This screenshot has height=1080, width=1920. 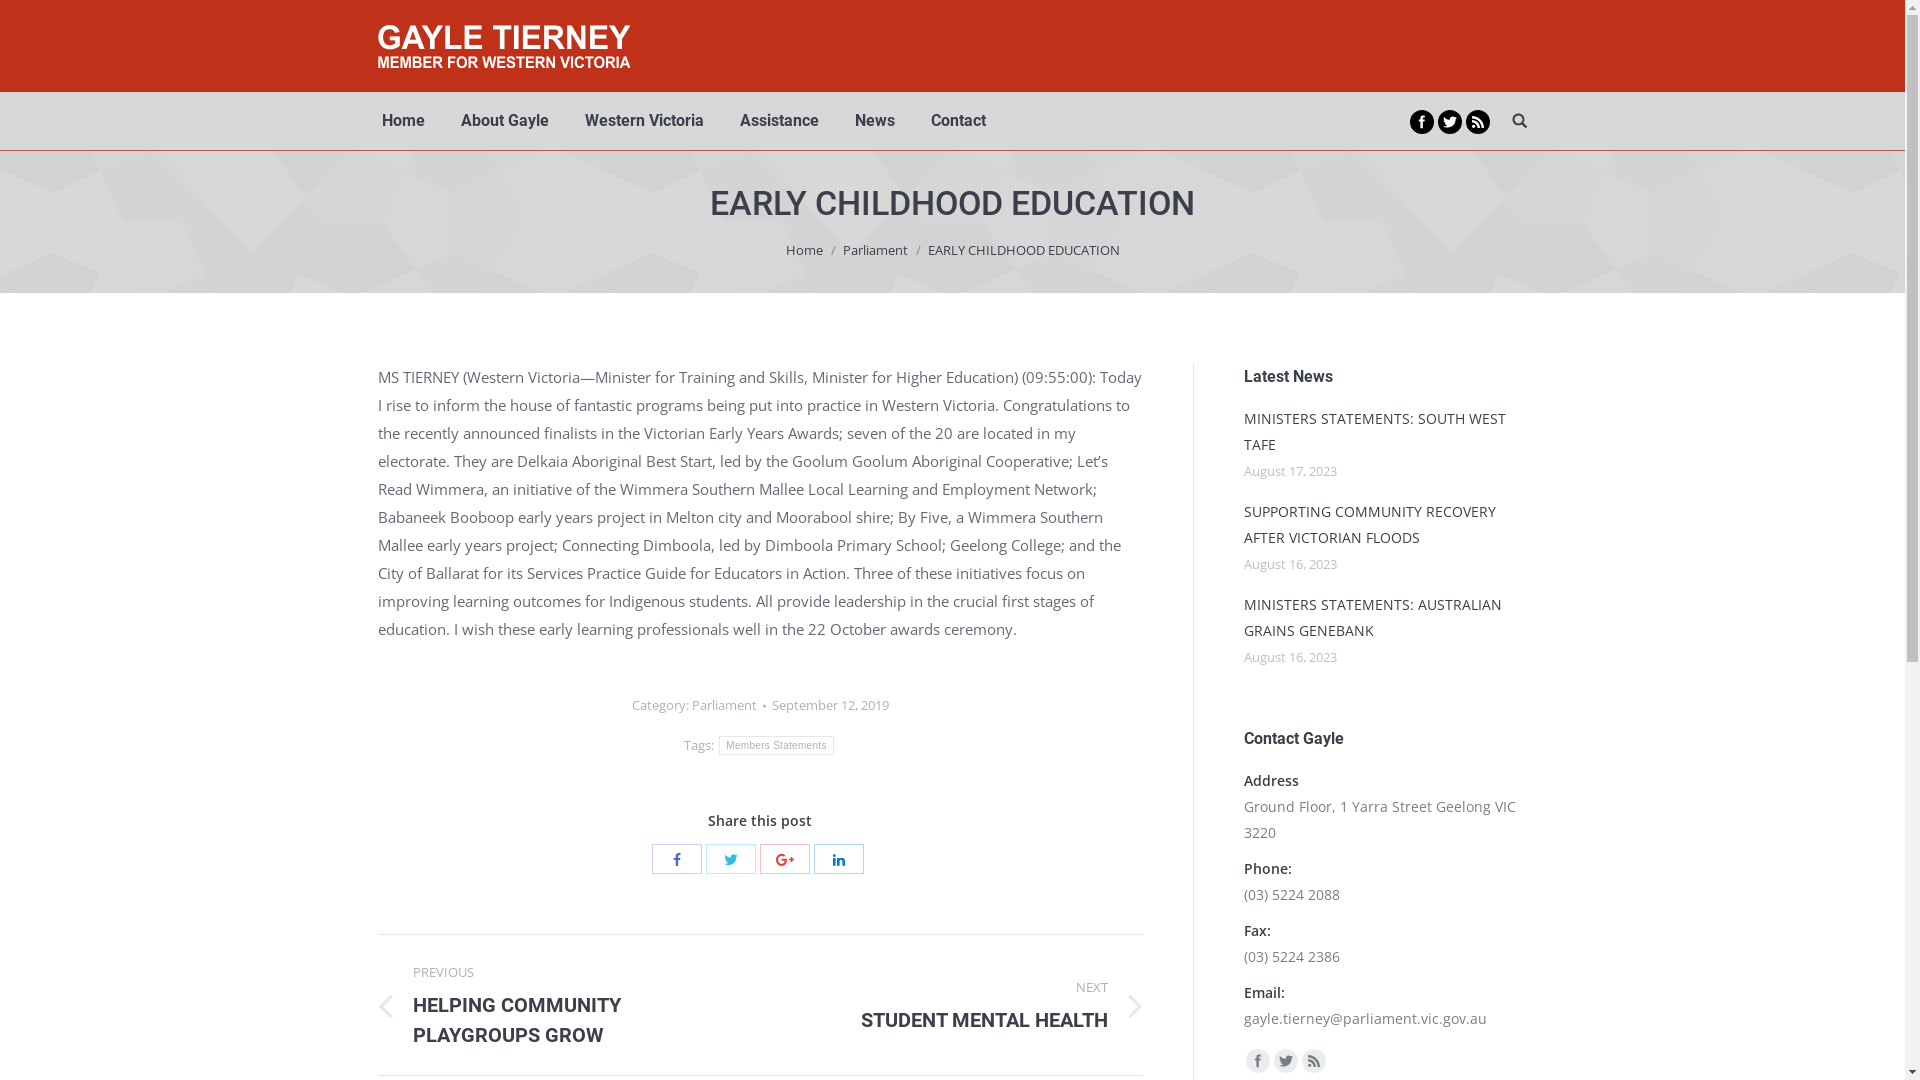 What do you see at coordinates (966, 1005) in the screenshot?
I see `'NEXT` at bounding box center [966, 1005].